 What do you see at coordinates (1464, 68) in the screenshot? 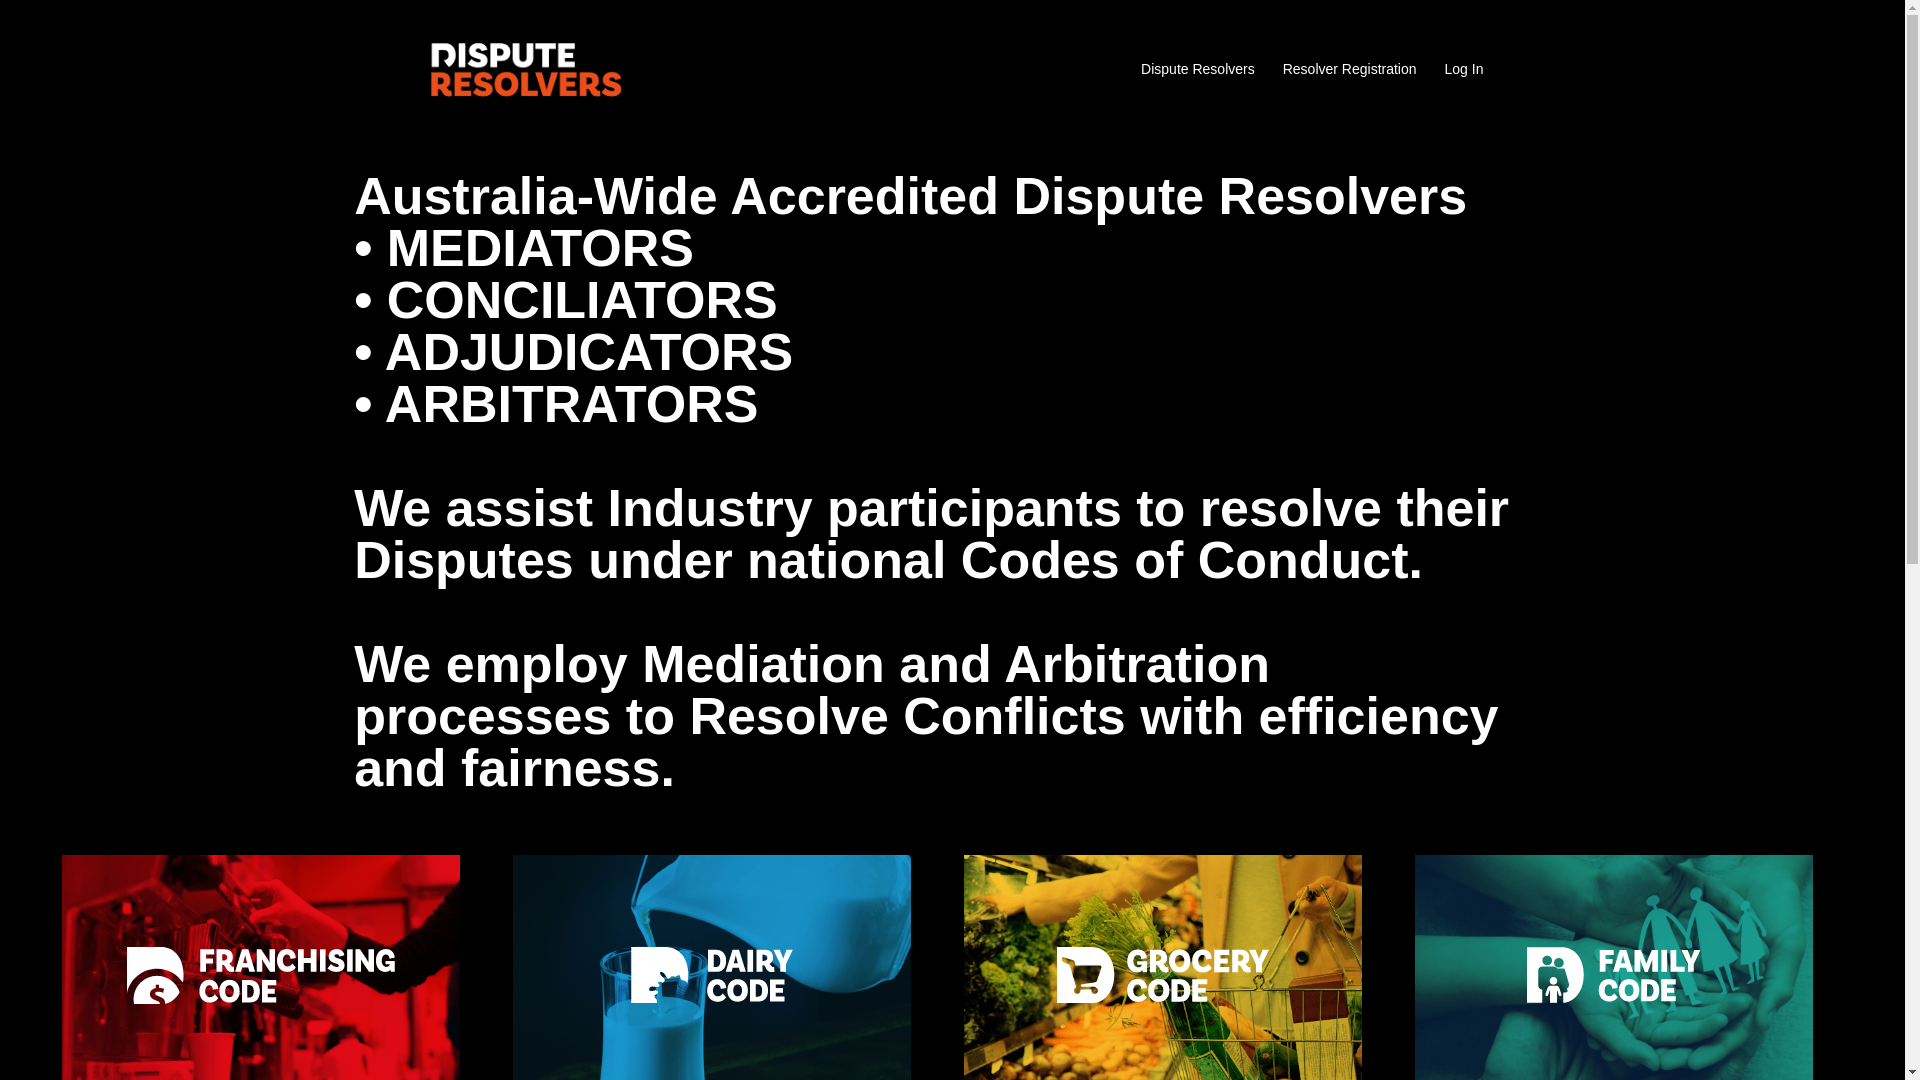
I see `'Log In'` at bounding box center [1464, 68].